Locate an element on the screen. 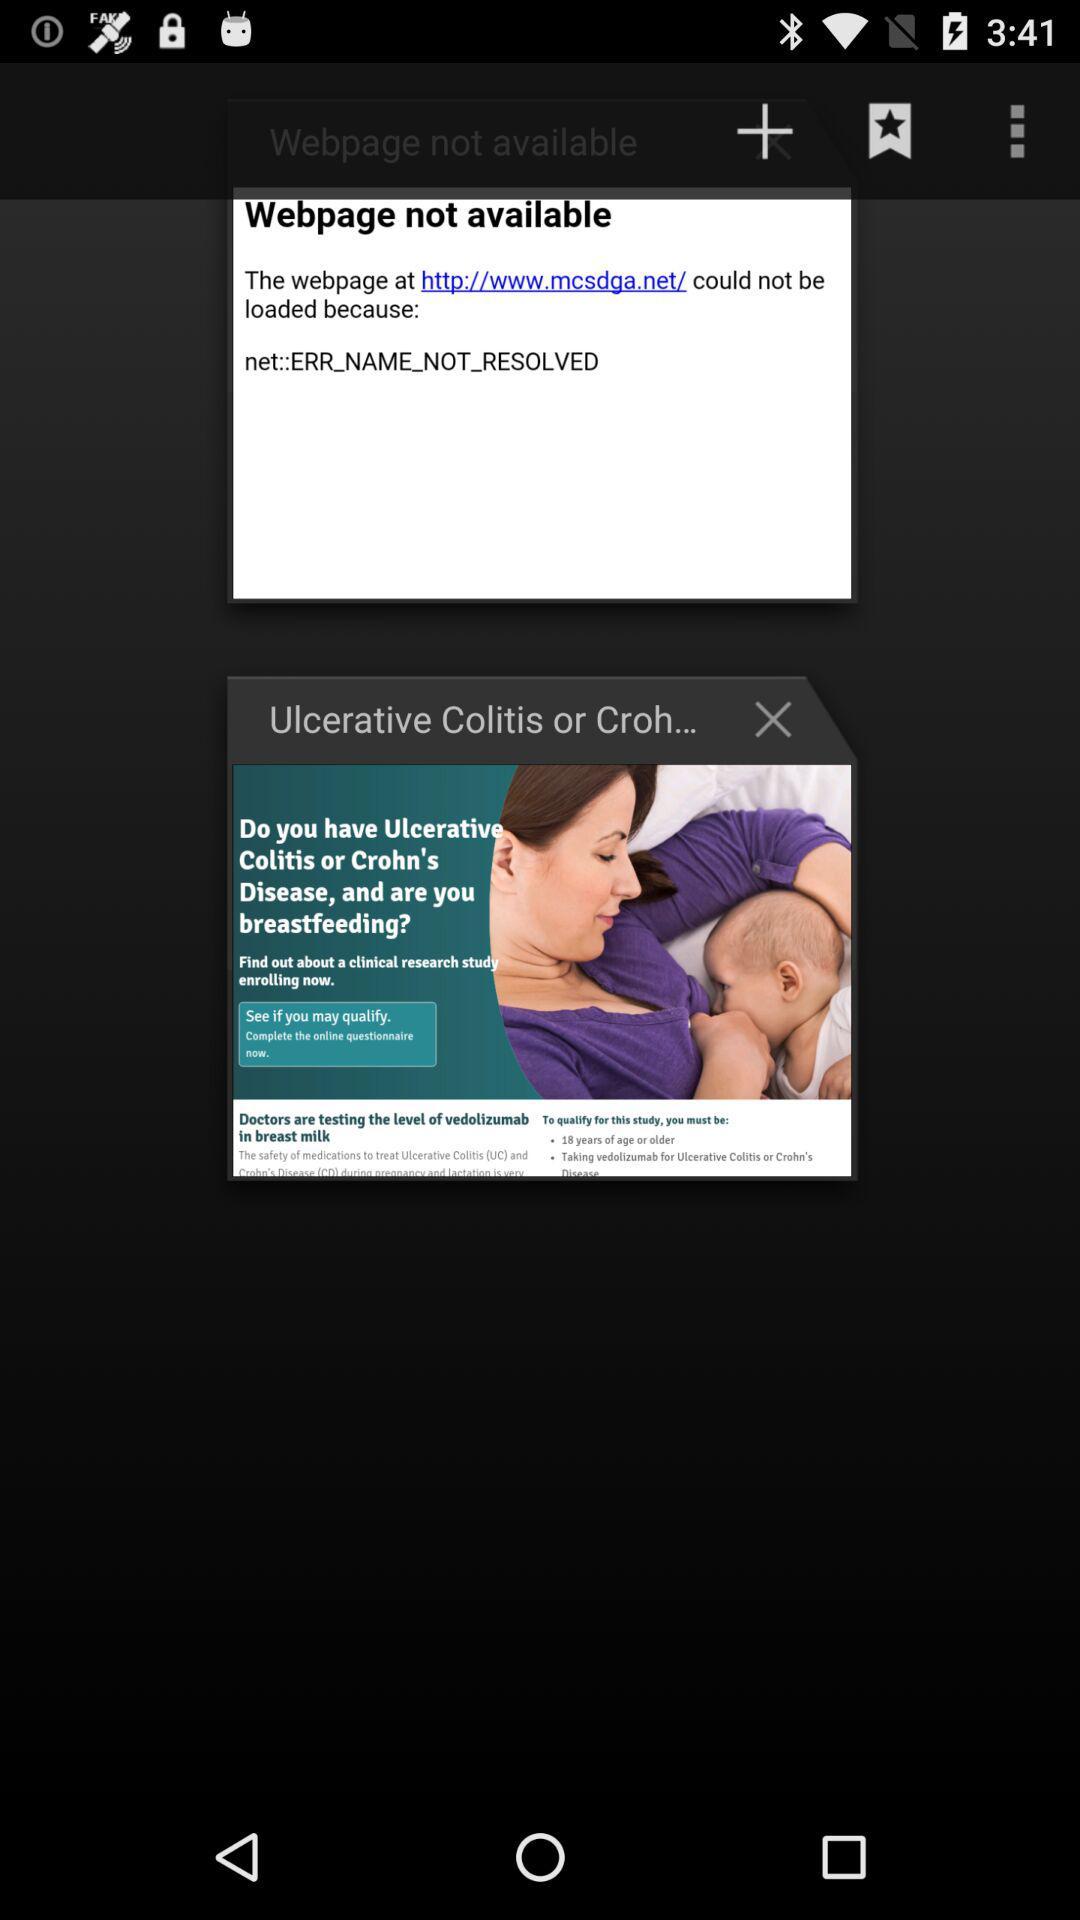 The image size is (1080, 1920). the add icon is located at coordinates (764, 139).